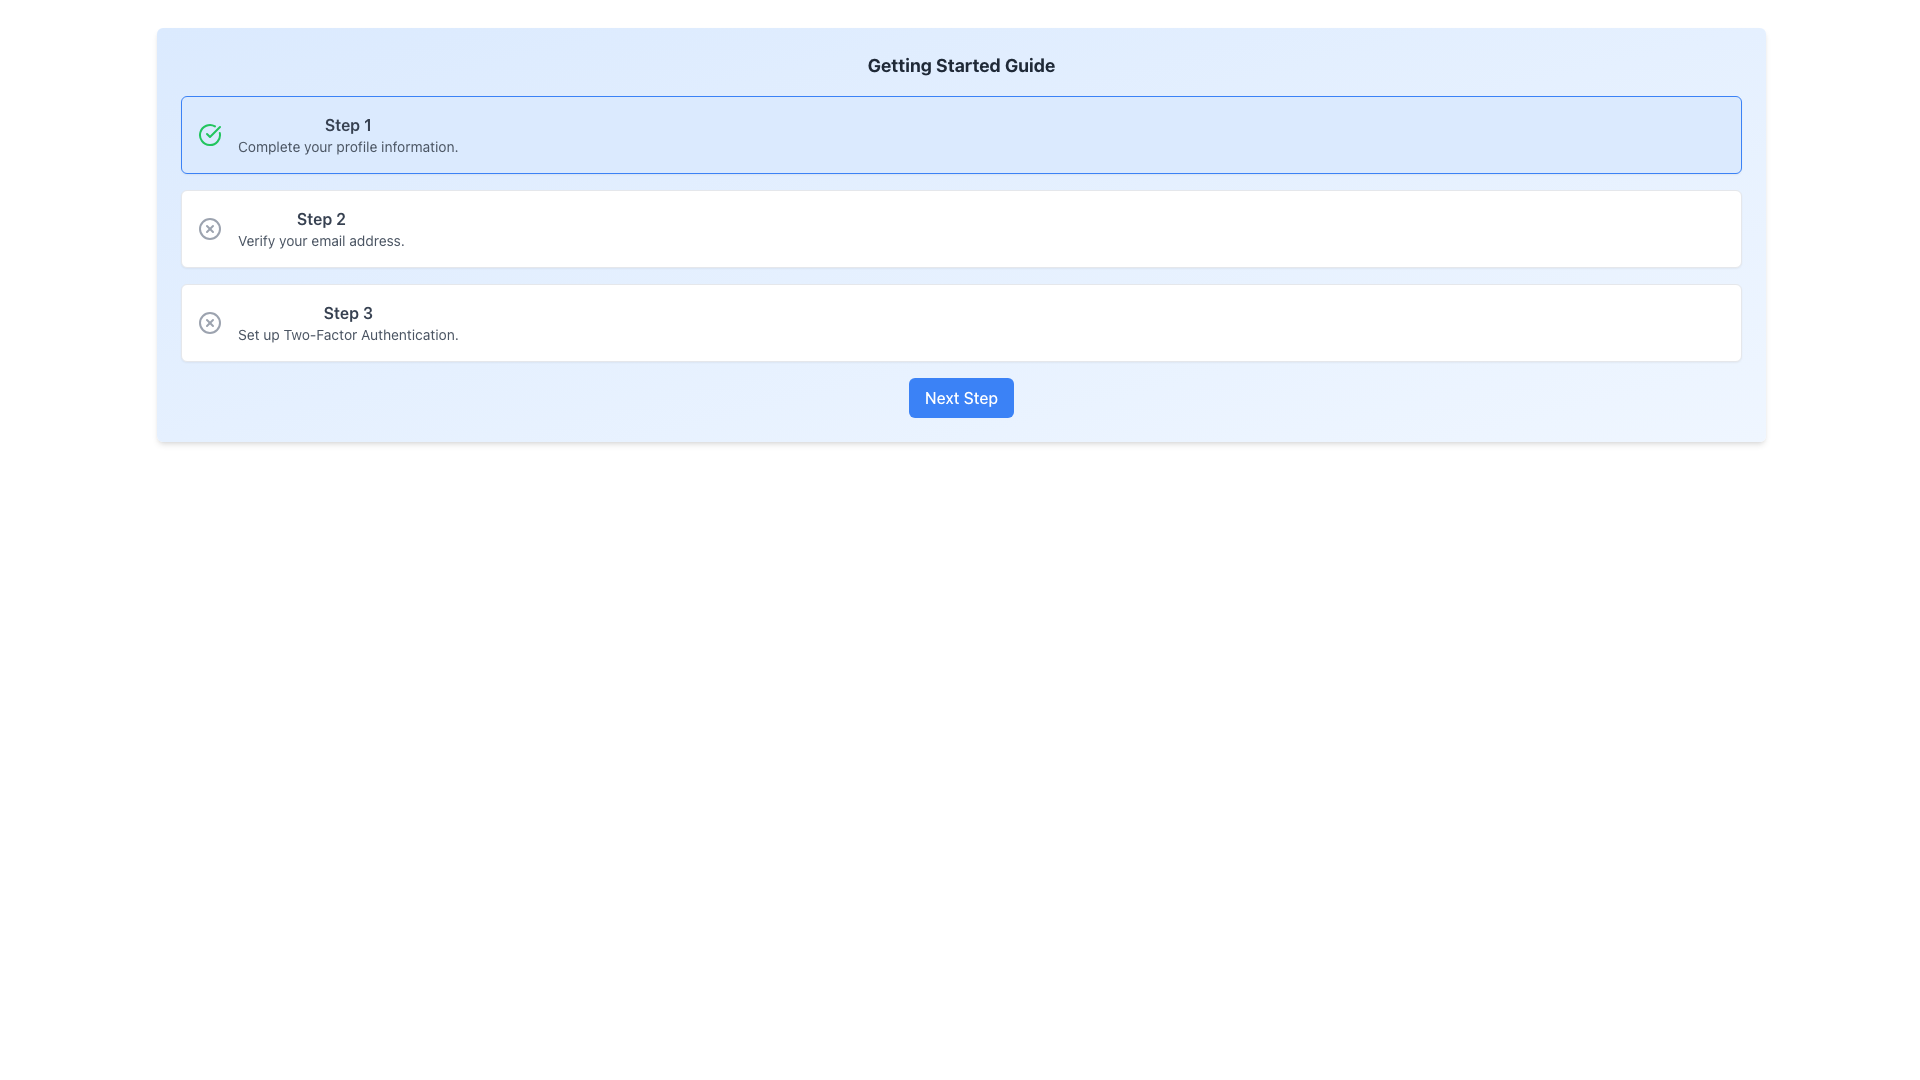 The height and width of the screenshot is (1080, 1920). I want to click on the Informational text element titled 'Step 1' with the subtitle 'Complete your profile information.' which is located at the top of the vertical list of steps, so click(348, 135).